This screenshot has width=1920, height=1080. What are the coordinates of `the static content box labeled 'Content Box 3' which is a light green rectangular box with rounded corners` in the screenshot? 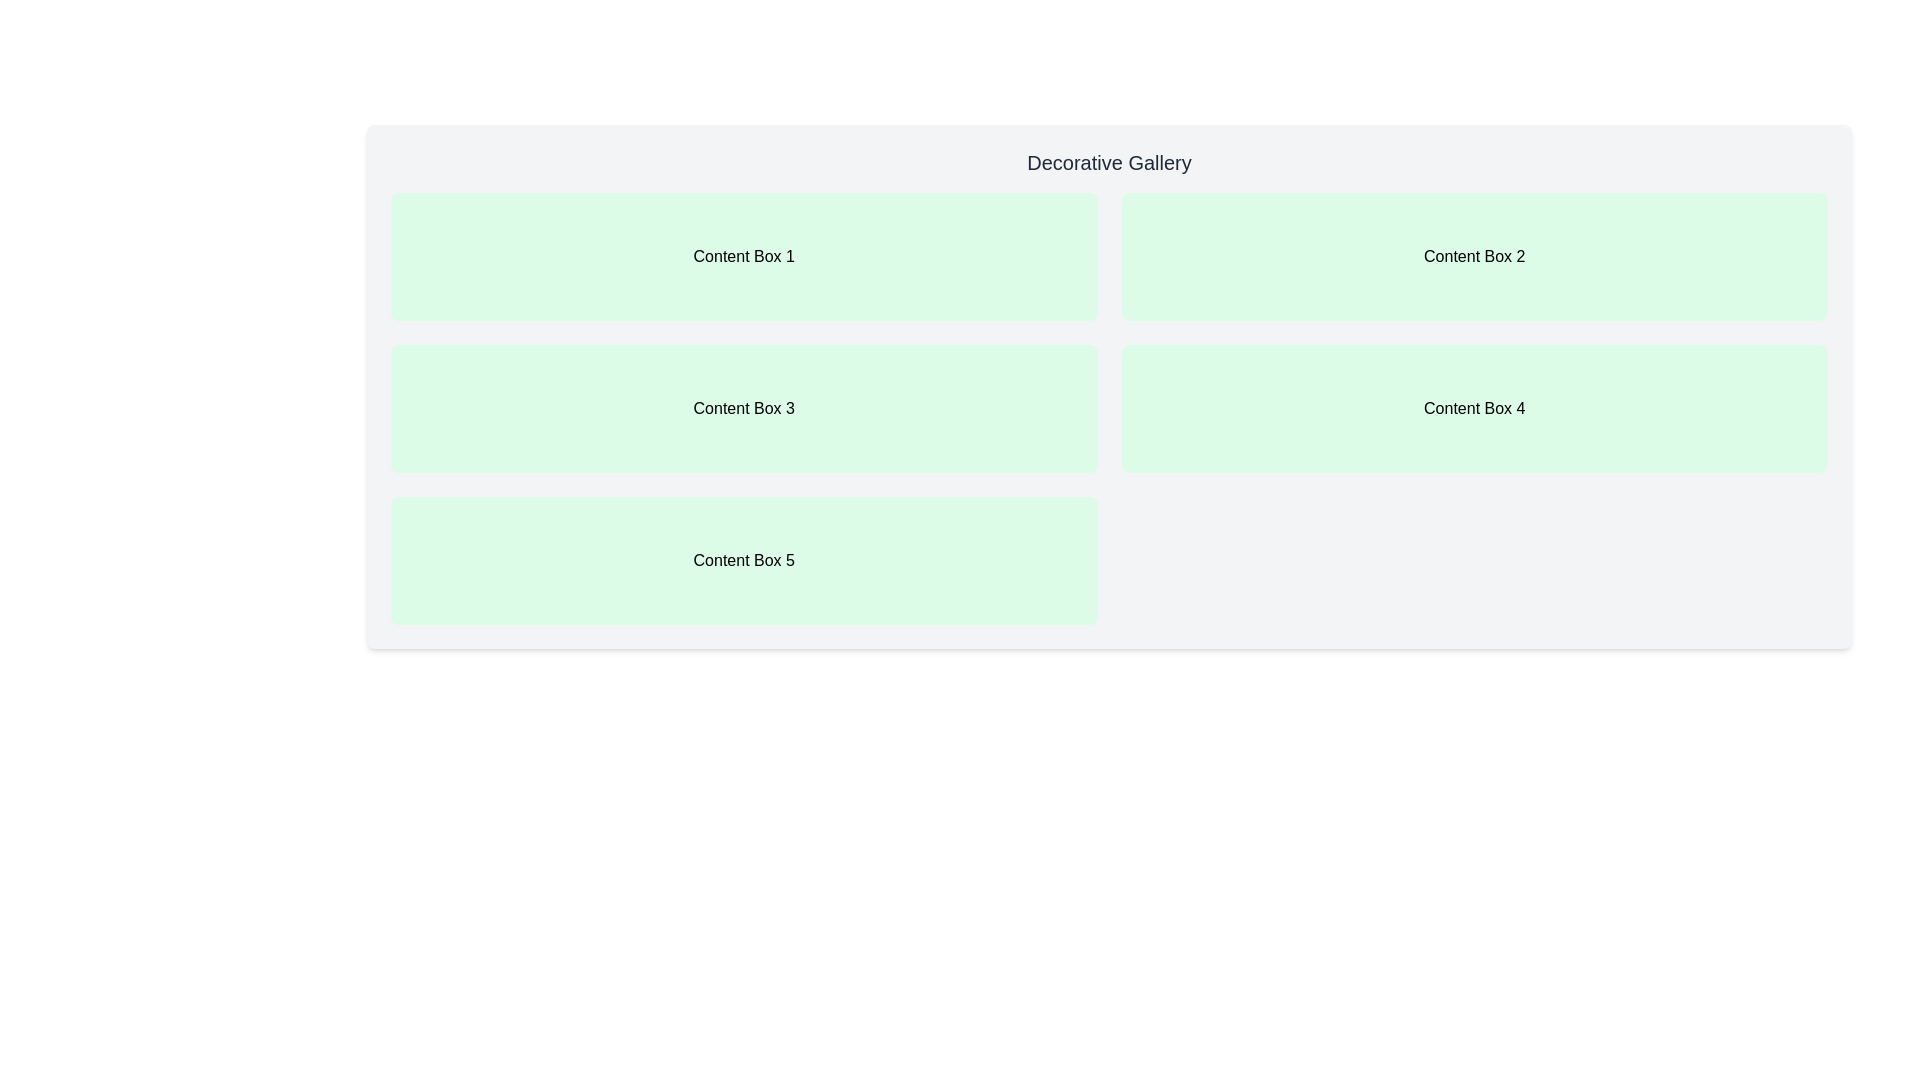 It's located at (743, 407).